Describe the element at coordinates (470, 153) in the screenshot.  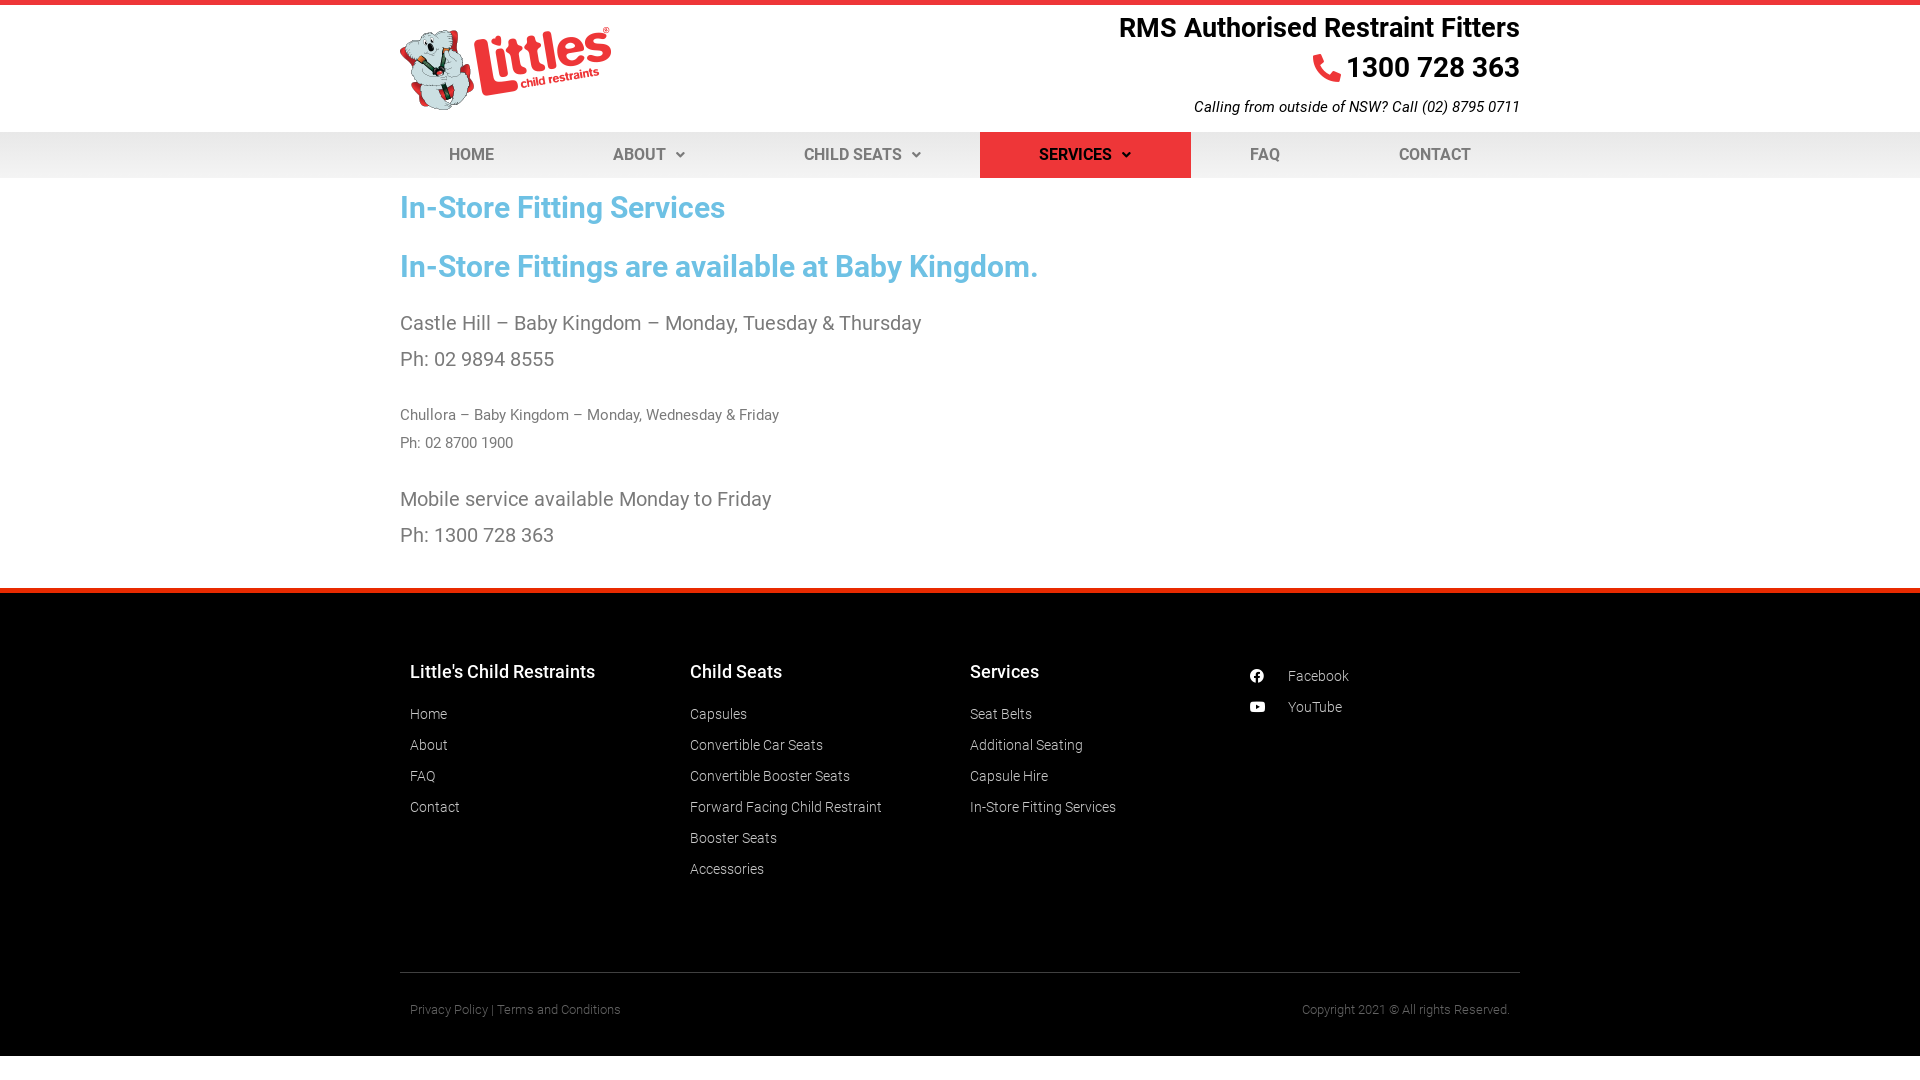
I see `'HOME'` at that location.